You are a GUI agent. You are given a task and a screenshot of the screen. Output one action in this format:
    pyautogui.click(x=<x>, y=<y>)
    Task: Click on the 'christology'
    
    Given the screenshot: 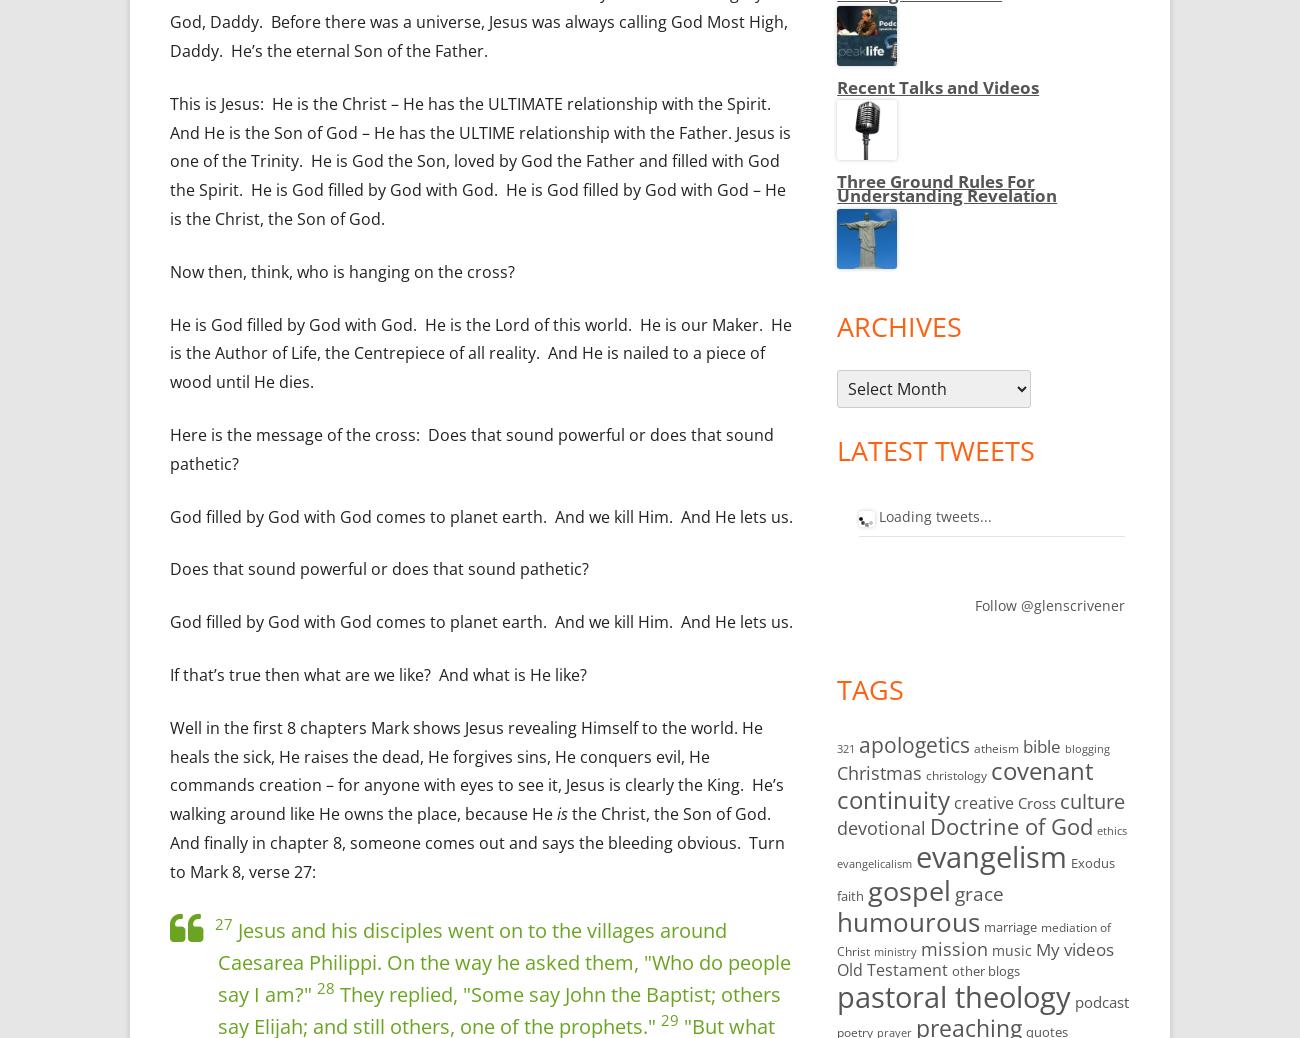 What is the action you would take?
    pyautogui.click(x=956, y=774)
    